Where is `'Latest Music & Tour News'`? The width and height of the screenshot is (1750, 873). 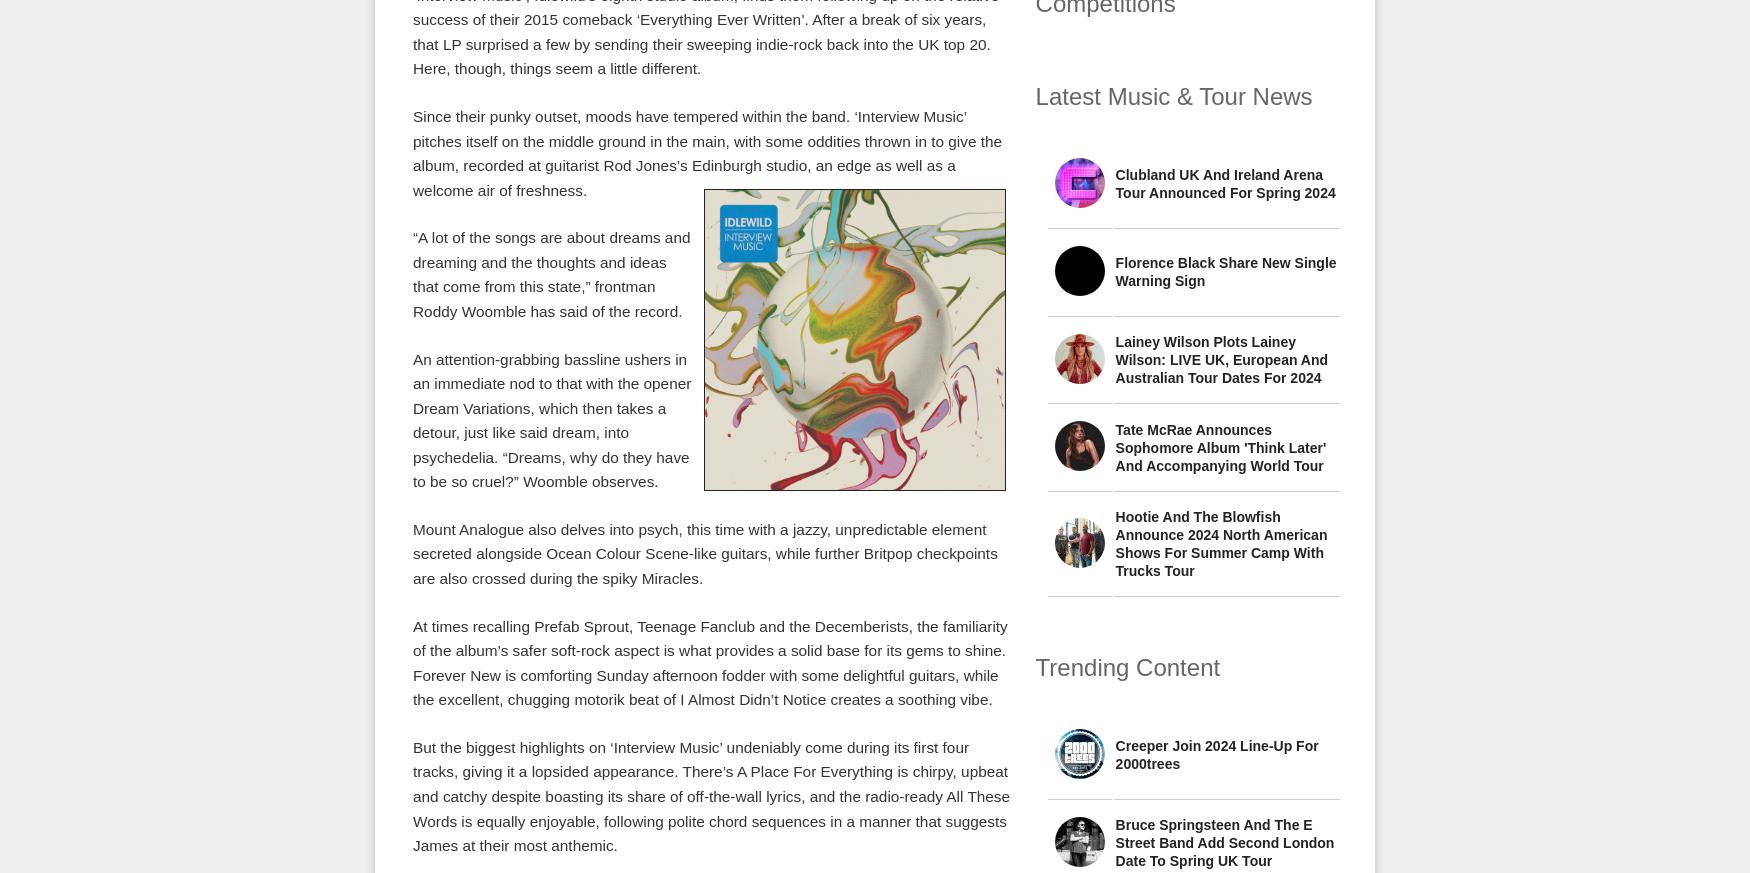 'Latest Music & Tour News' is located at coordinates (1172, 95).